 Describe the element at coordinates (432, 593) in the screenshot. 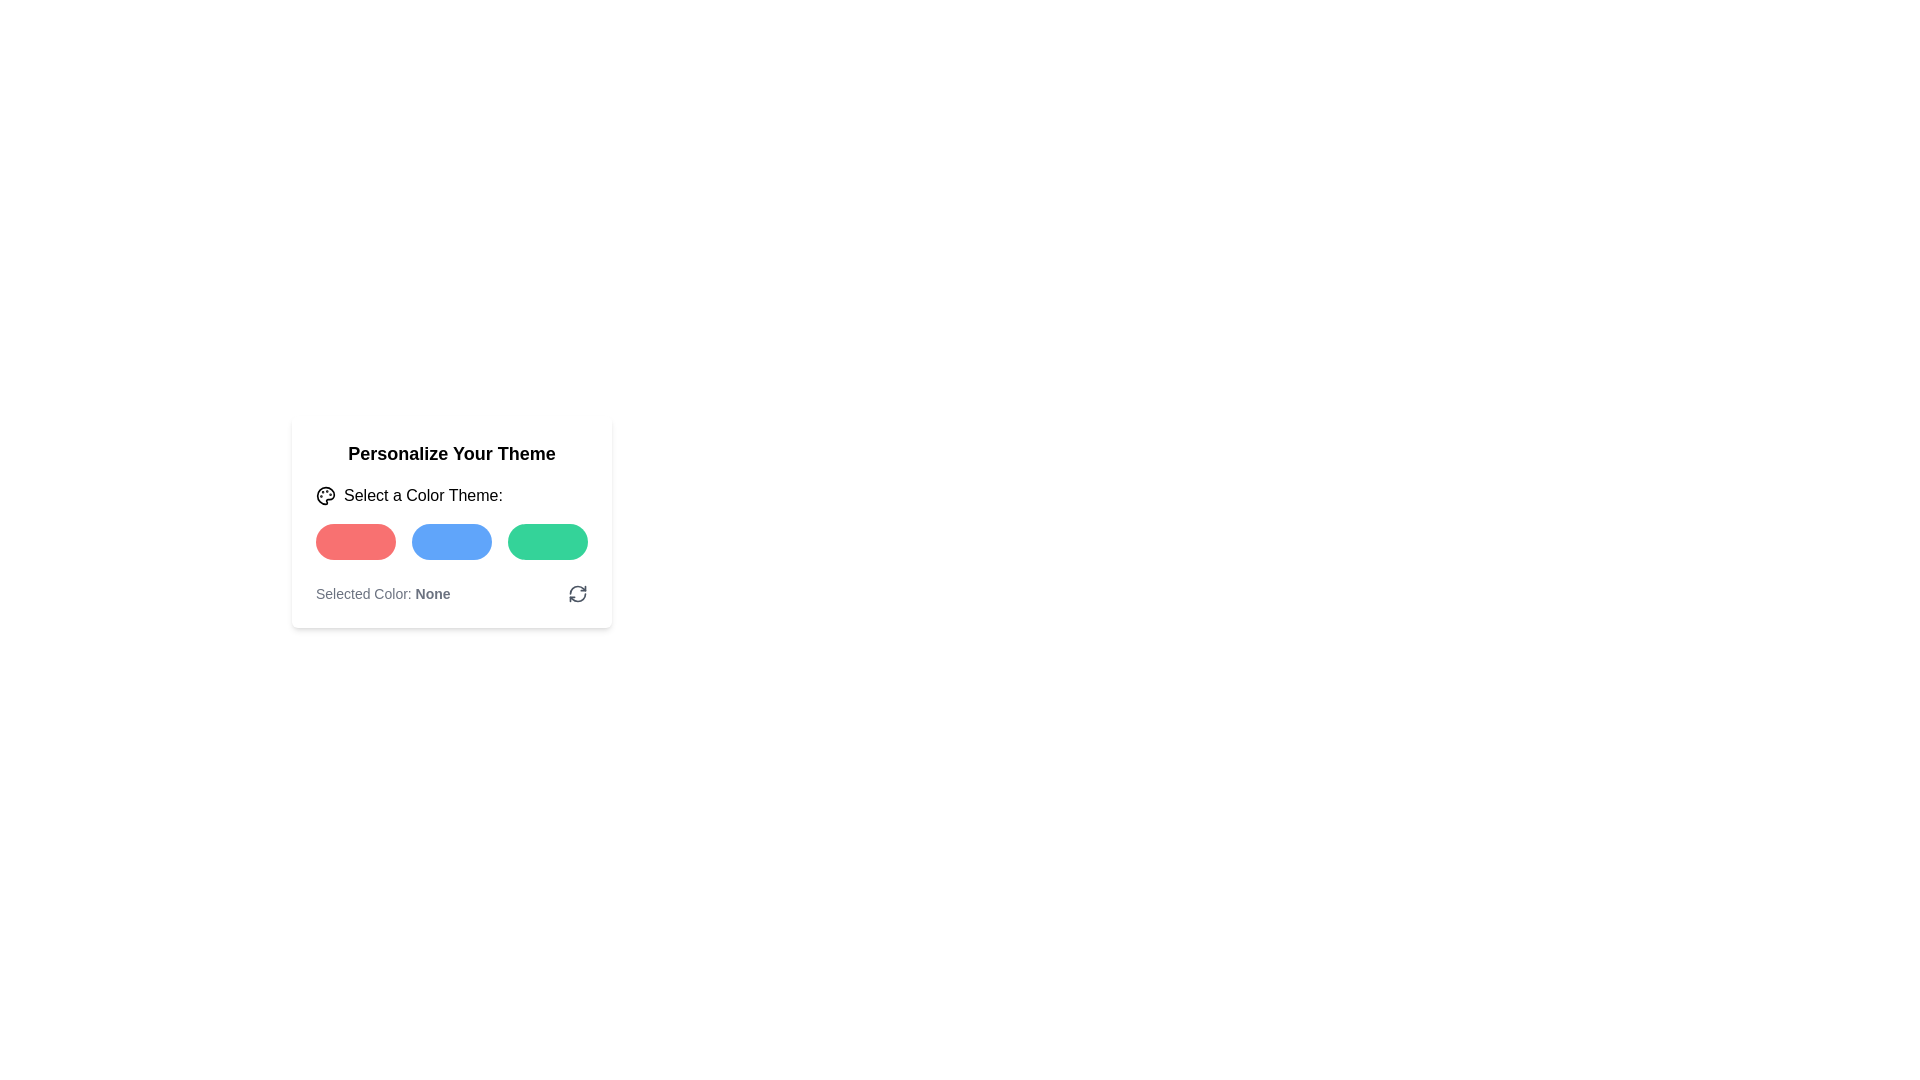

I see `text displayed in the bold section of the Text Label indicating the currently selected color, which is 'None'` at that location.